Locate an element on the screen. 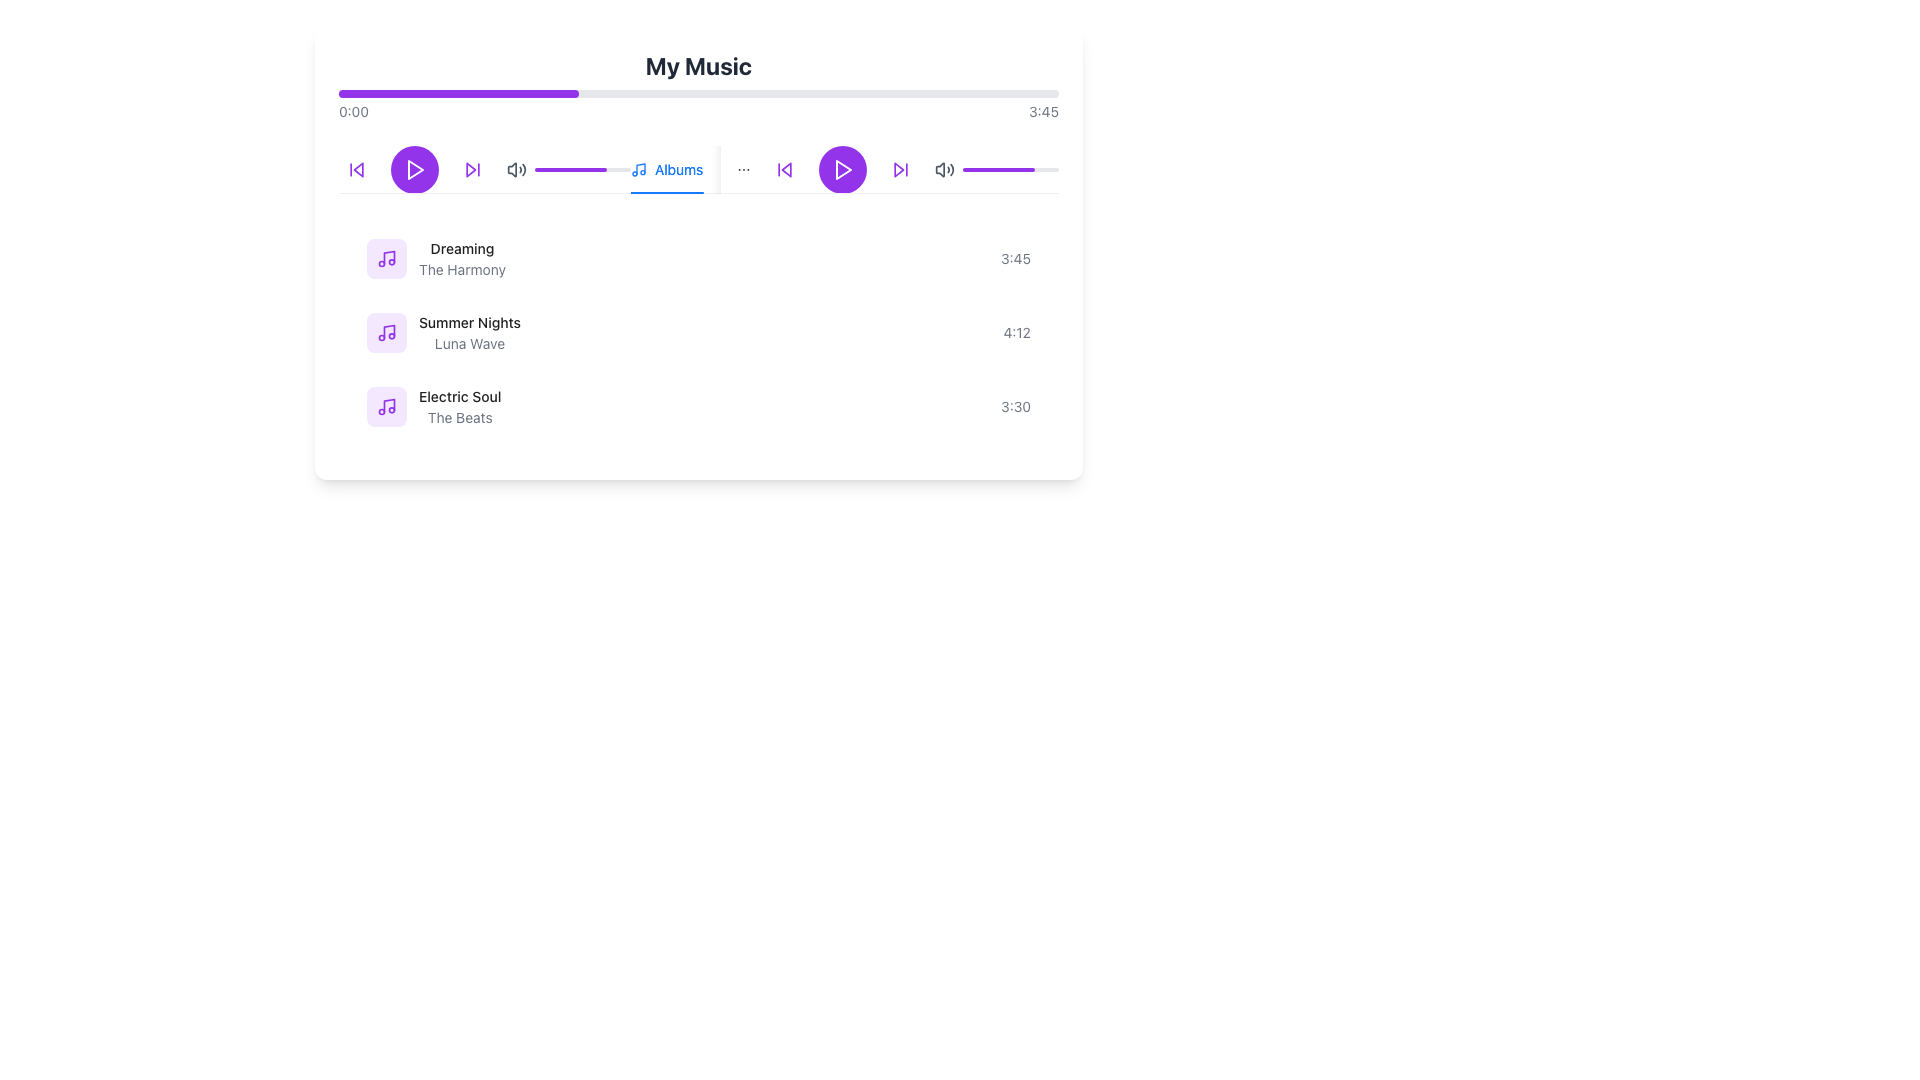  playback position is located at coordinates (601, 168).